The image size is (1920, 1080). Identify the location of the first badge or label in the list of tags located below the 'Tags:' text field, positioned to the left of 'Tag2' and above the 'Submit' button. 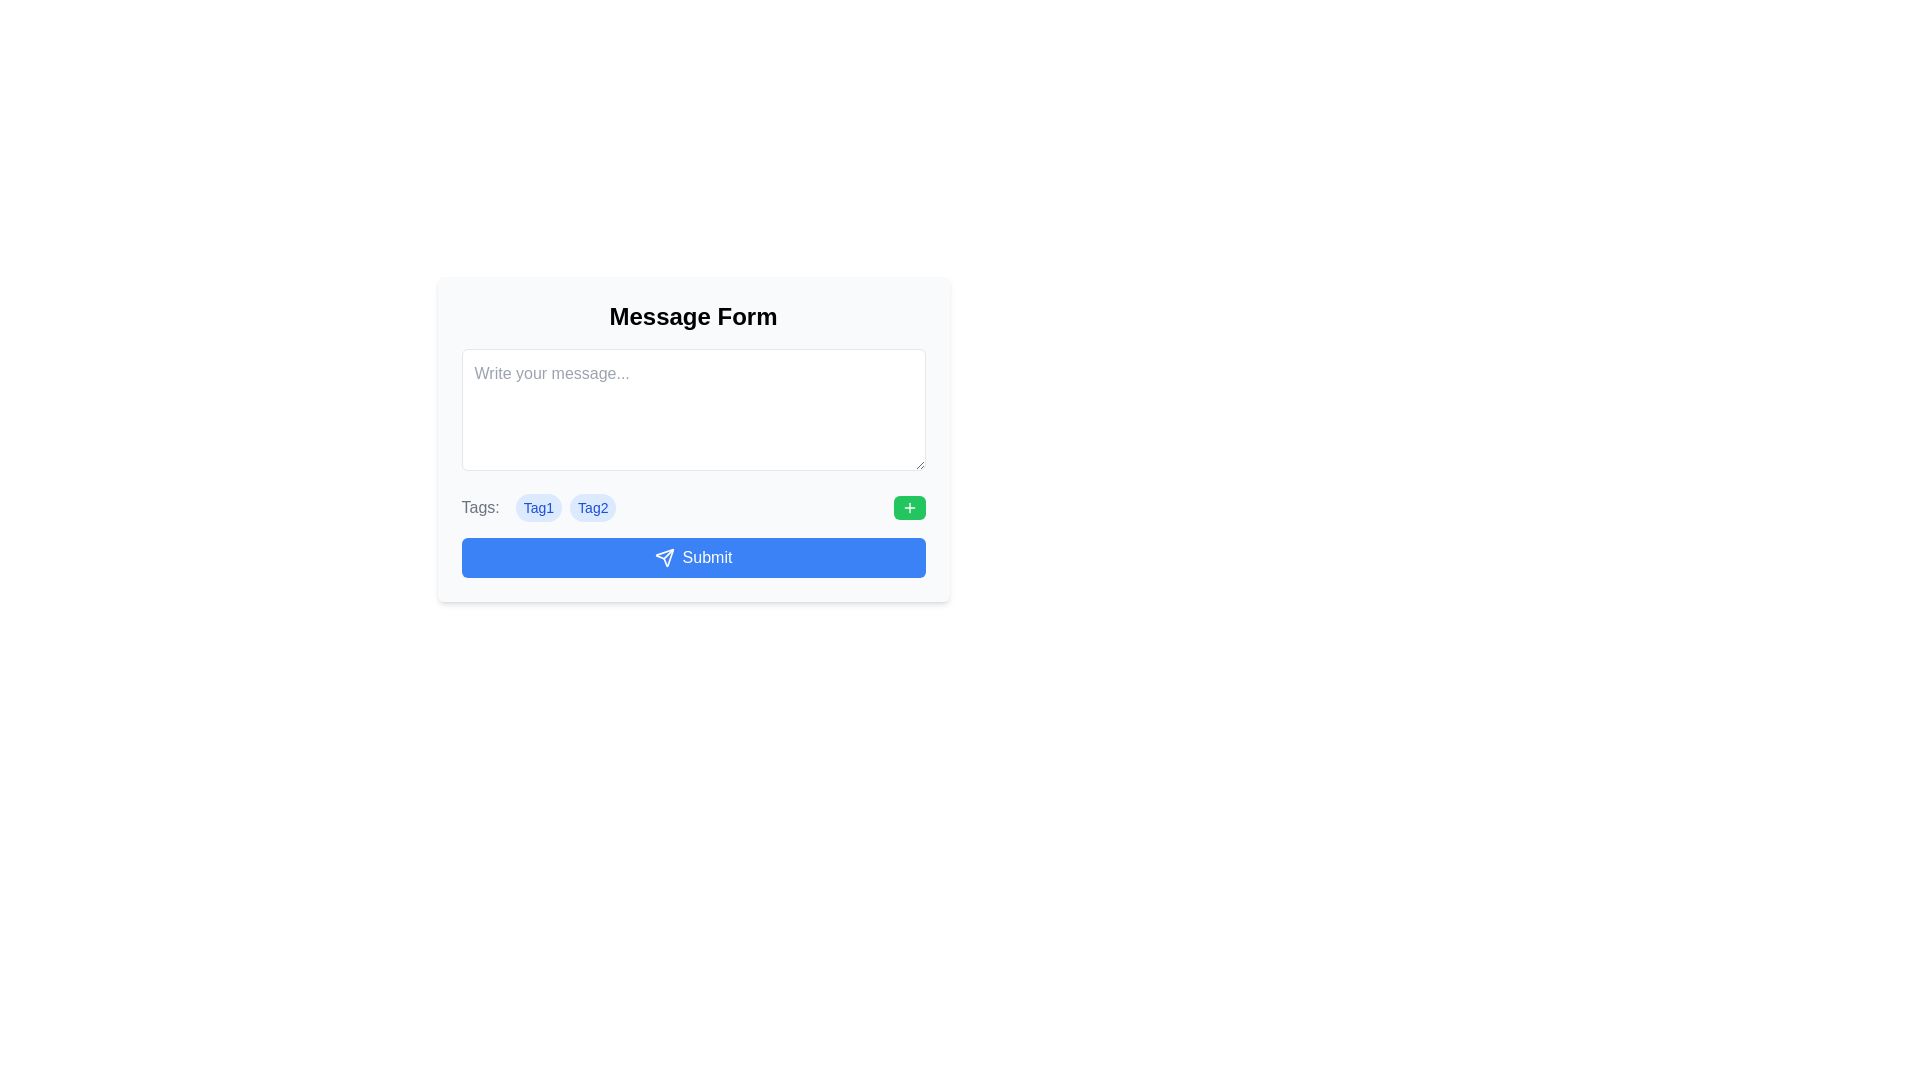
(538, 507).